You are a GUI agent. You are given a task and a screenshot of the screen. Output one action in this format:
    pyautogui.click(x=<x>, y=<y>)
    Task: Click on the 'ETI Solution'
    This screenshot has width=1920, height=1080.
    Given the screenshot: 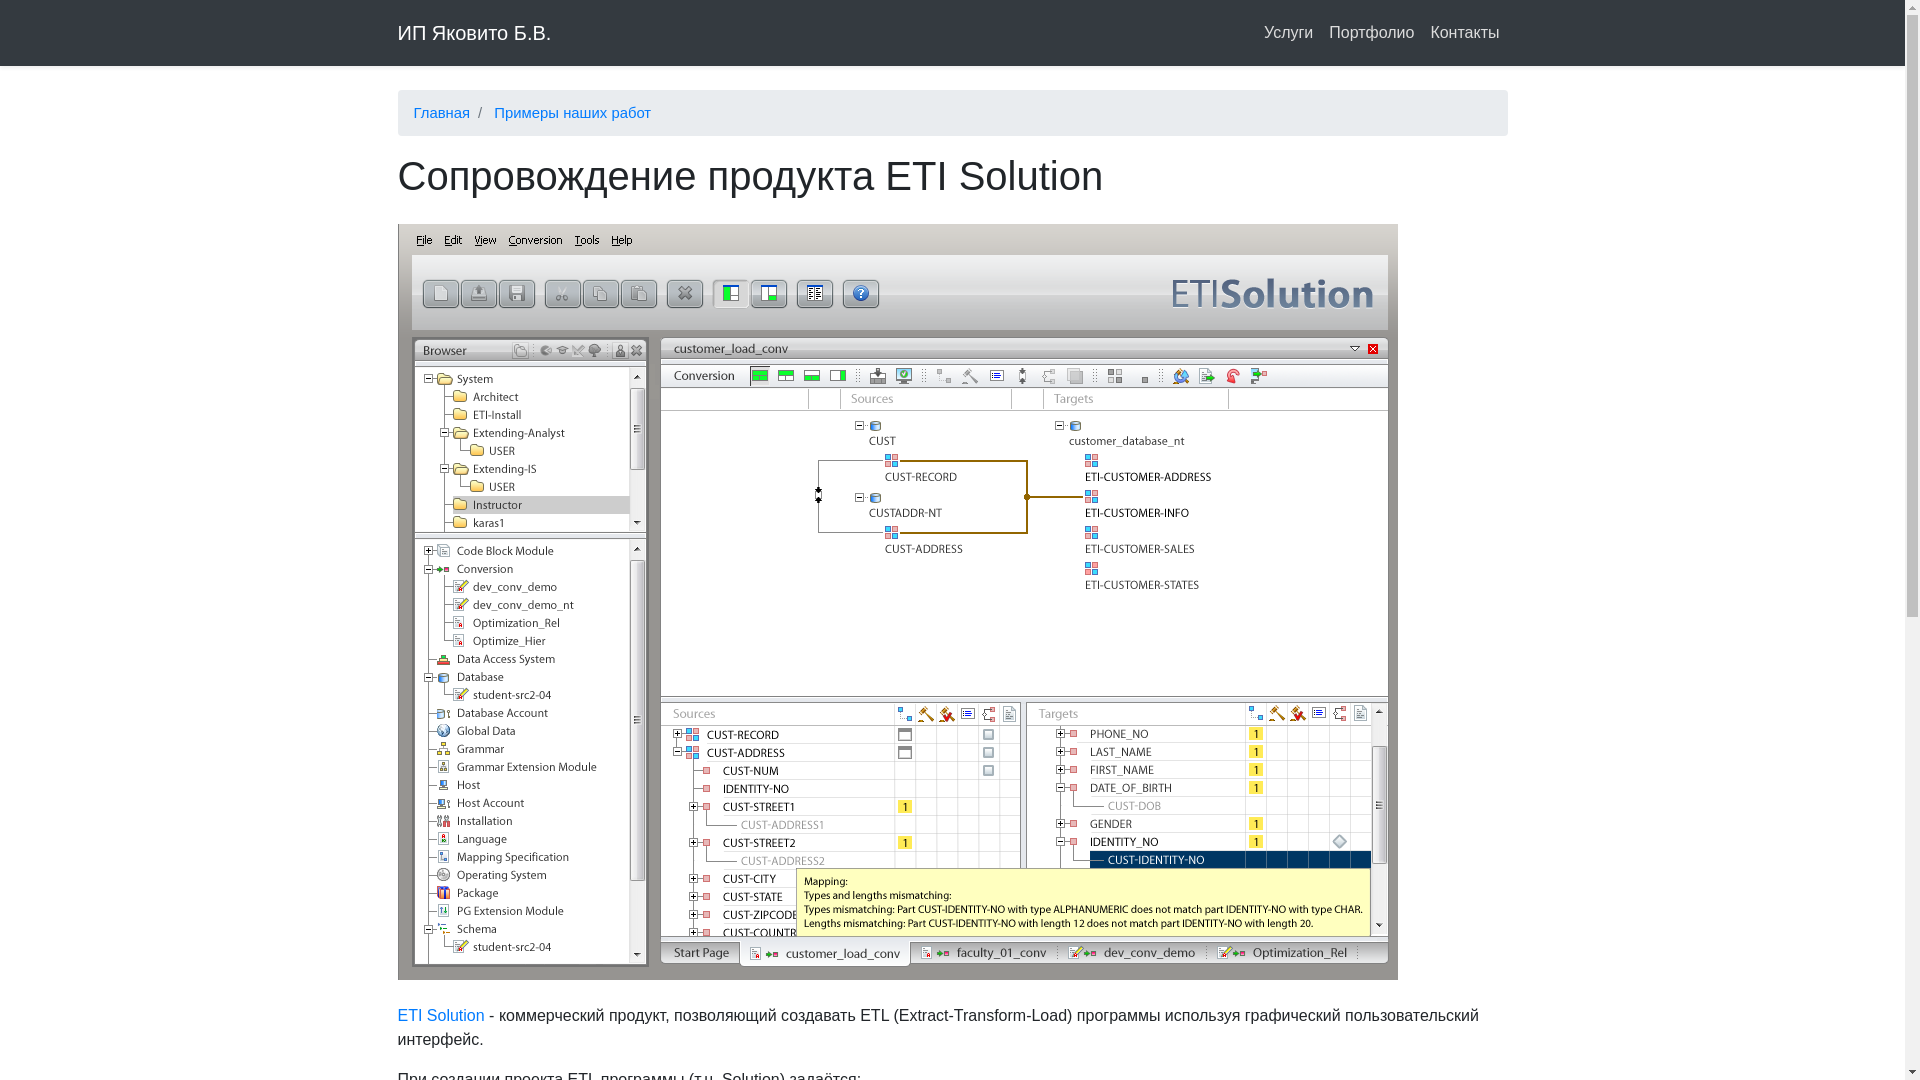 What is the action you would take?
    pyautogui.click(x=440, y=1015)
    